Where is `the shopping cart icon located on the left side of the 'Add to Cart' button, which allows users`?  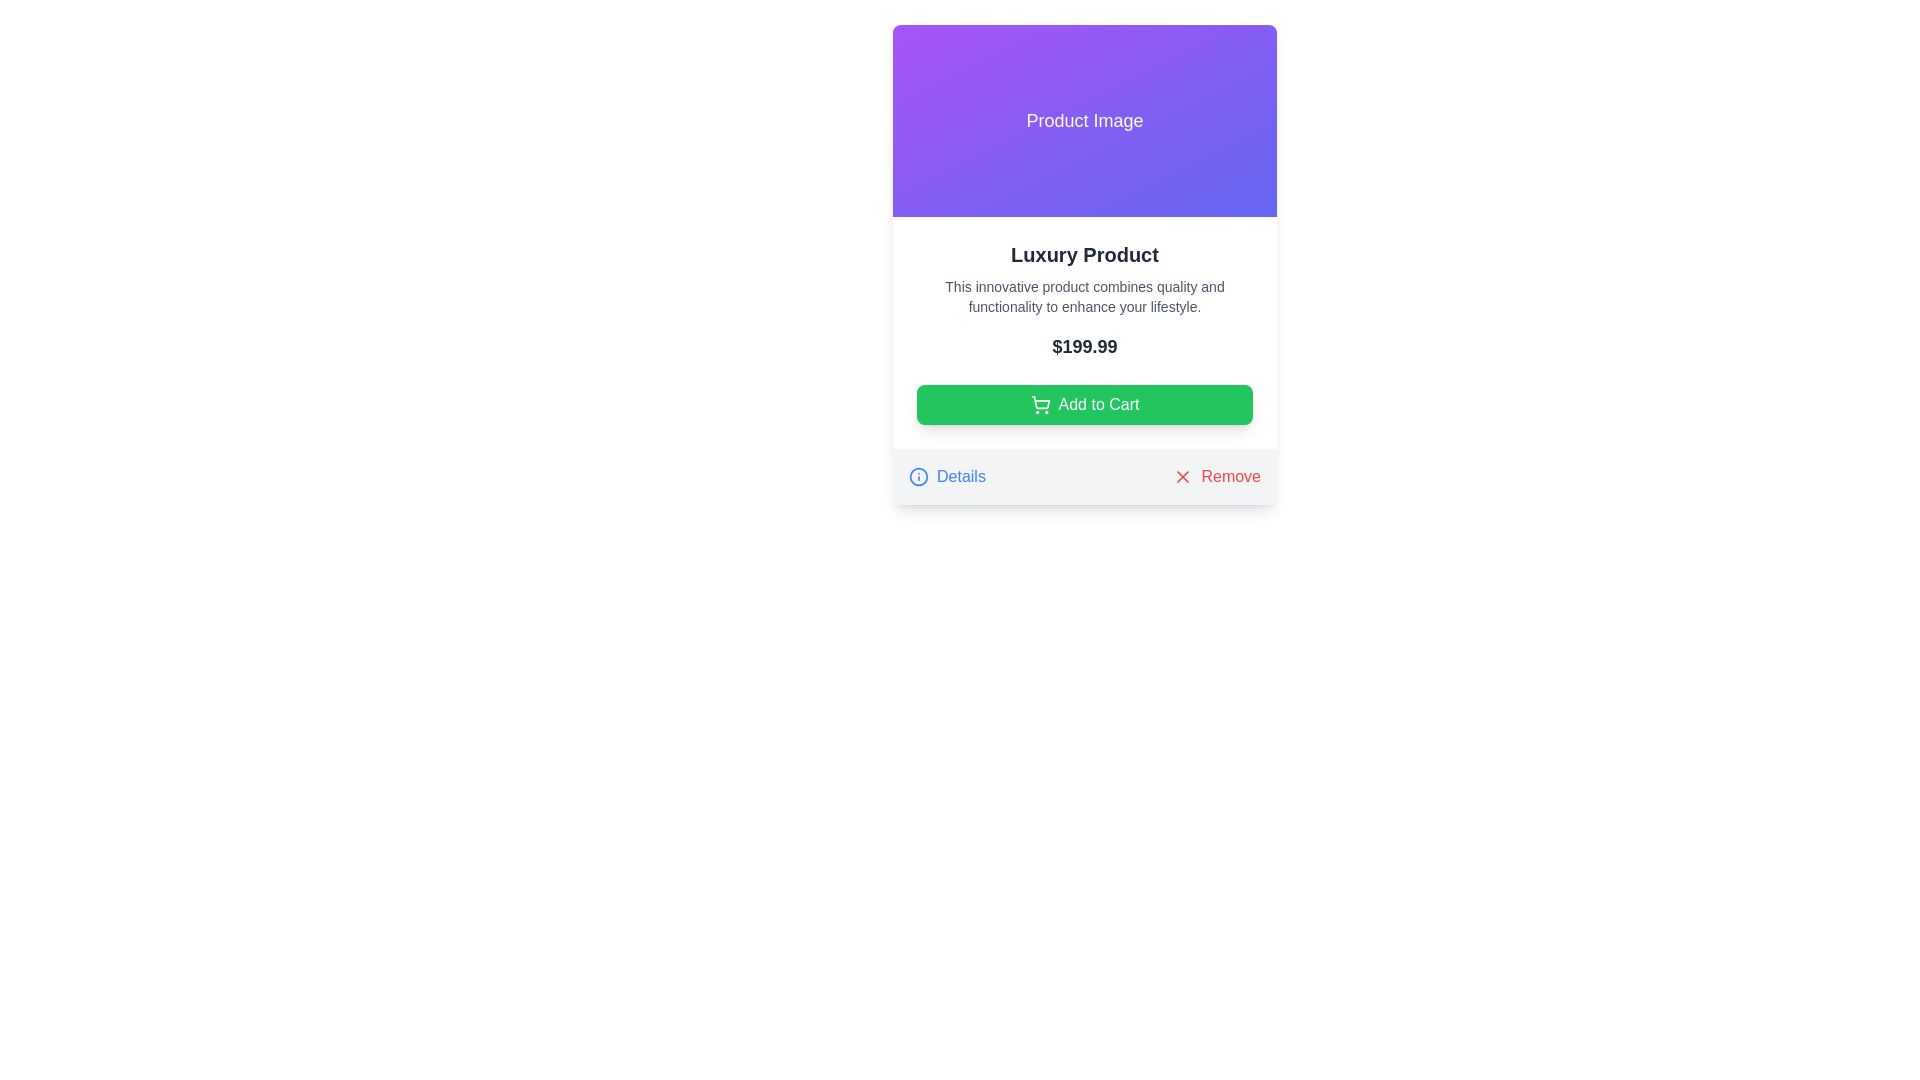 the shopping cart icon located on the left side of the 'Add to Cart' button, which allows users is located at coordinates (1040, 405).